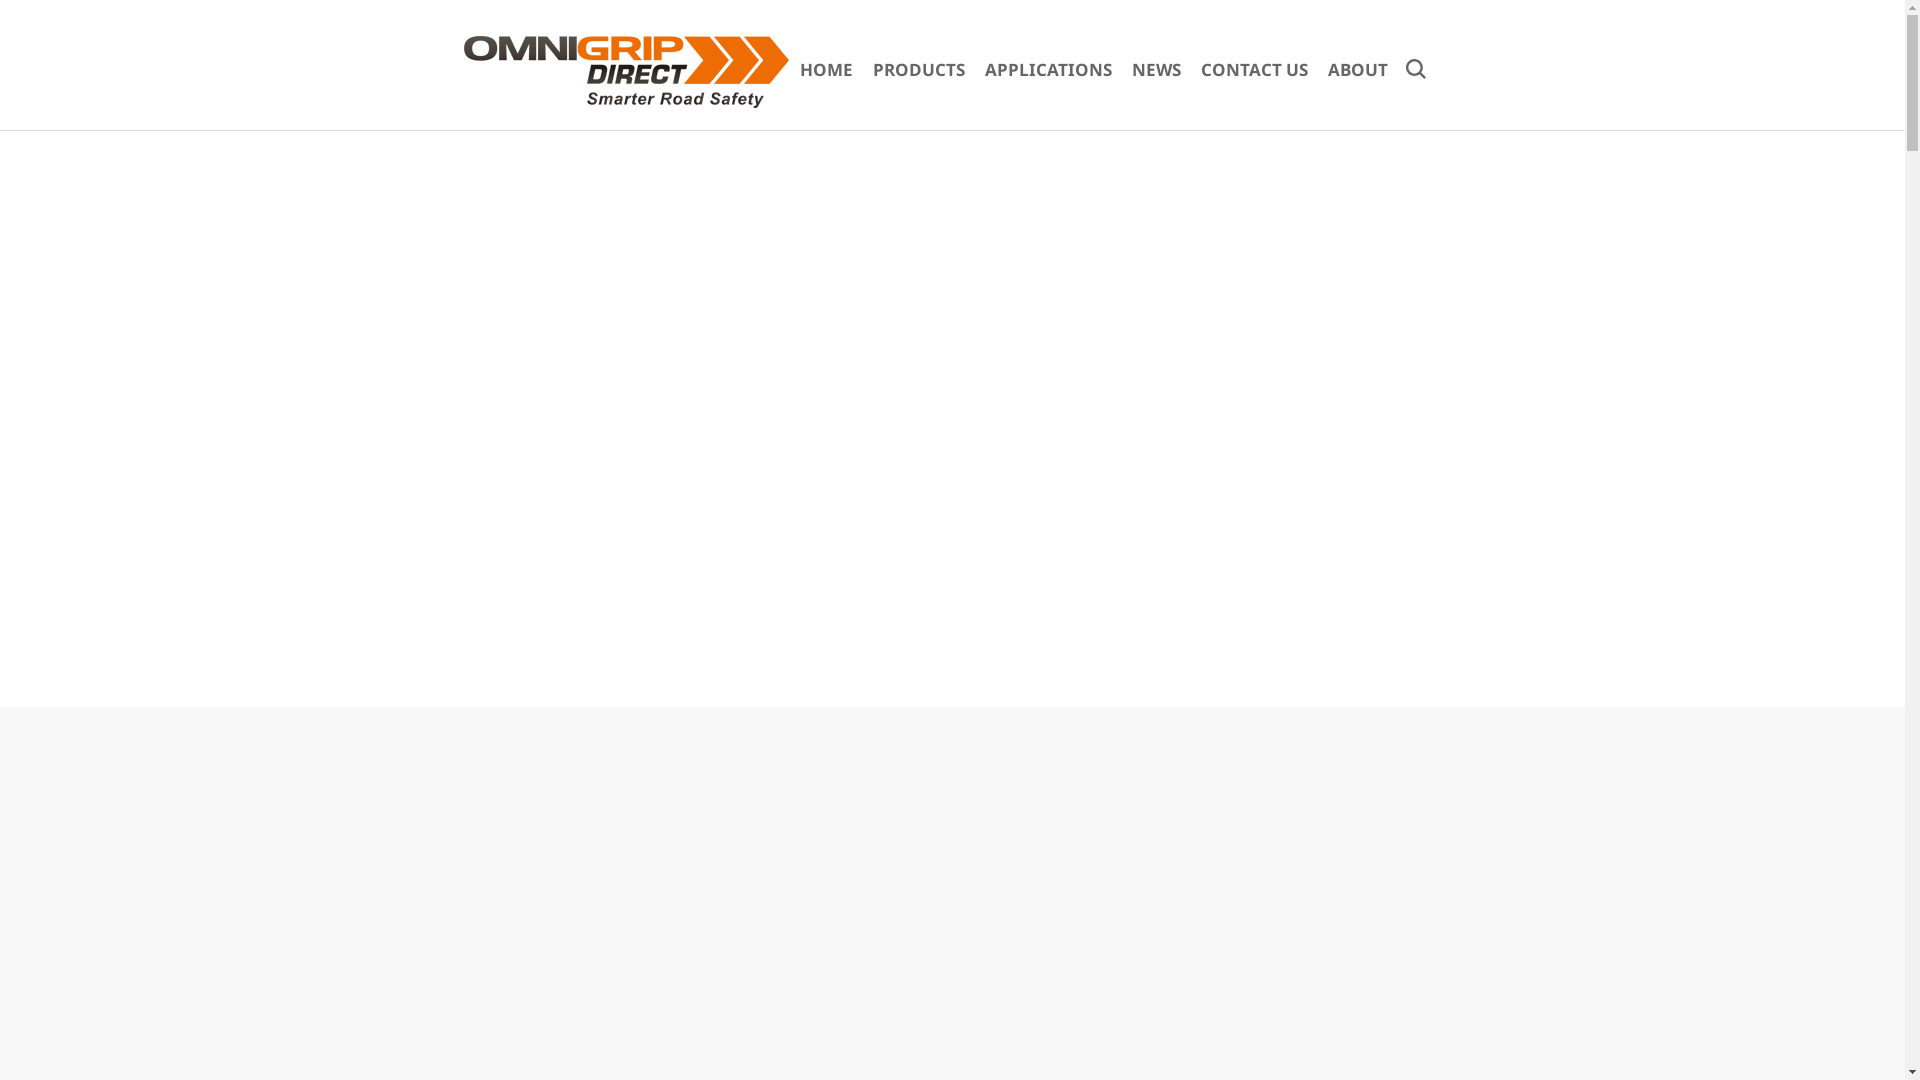  What do you see at coordinates (917, 68) in the screenshot?
I see `'PRODUCTS'` at bounding box center [917, 68].